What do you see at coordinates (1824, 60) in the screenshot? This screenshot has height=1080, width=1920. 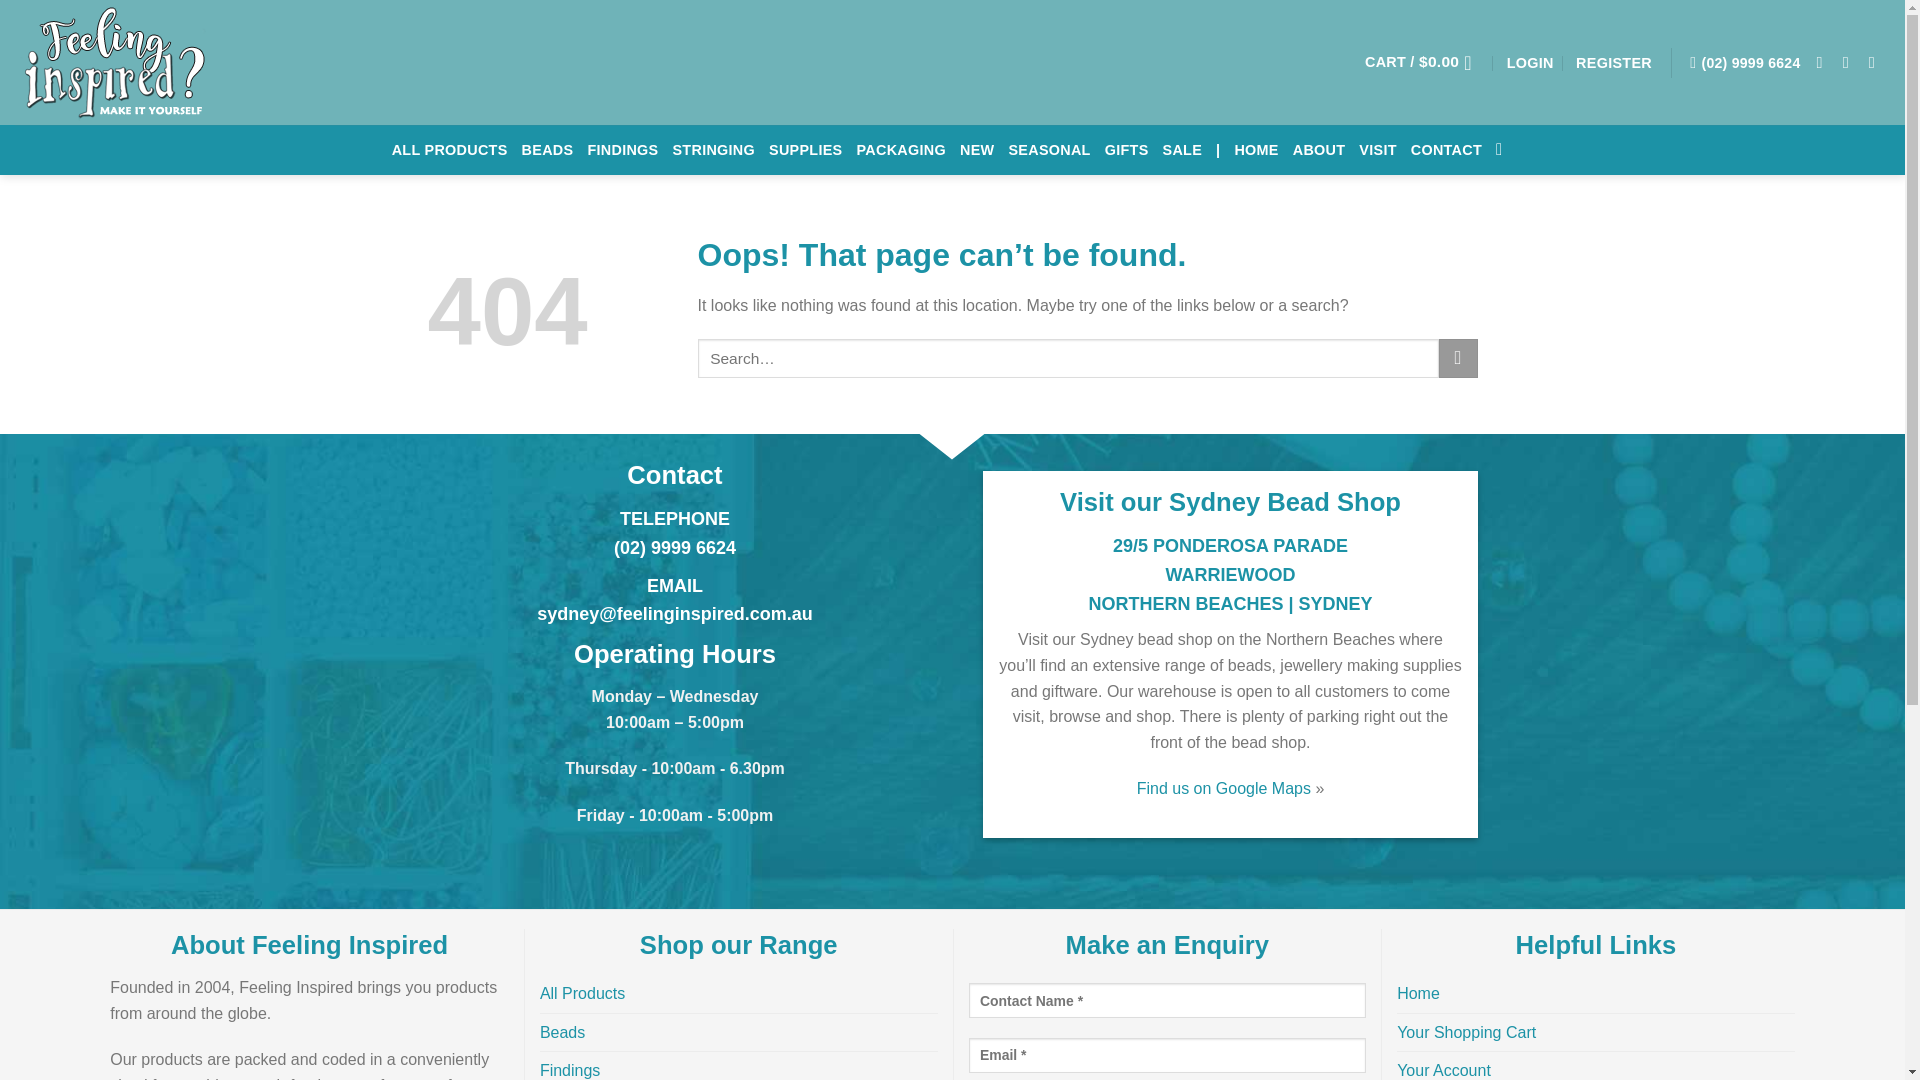 I see `'Follow on Facebook'` at bounding box center [1824, 60].